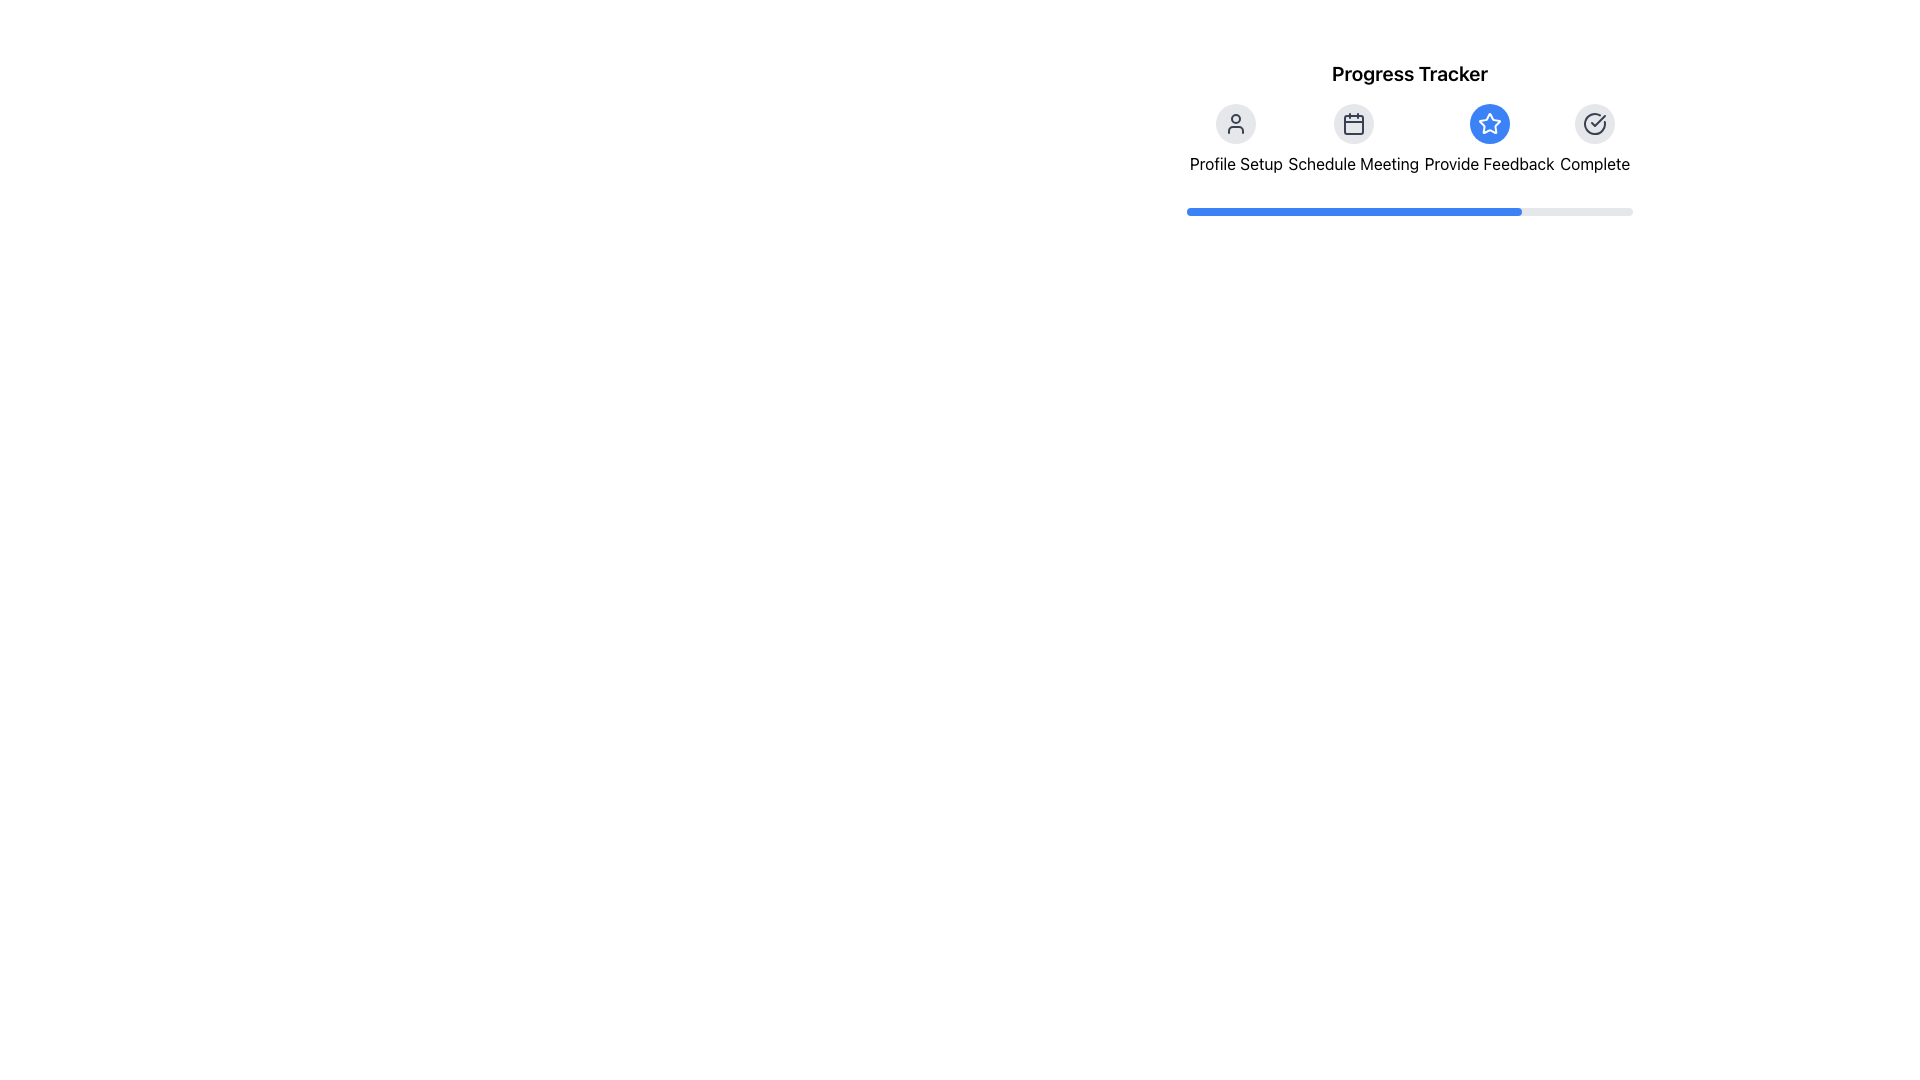  What do you see at coordinates (1235, 123) in the screenshot?
I see `the user/profile icon, which is a minimalist circular button located at the leftmost position in a row of similar buttons` at bounding box center [1235, 123].